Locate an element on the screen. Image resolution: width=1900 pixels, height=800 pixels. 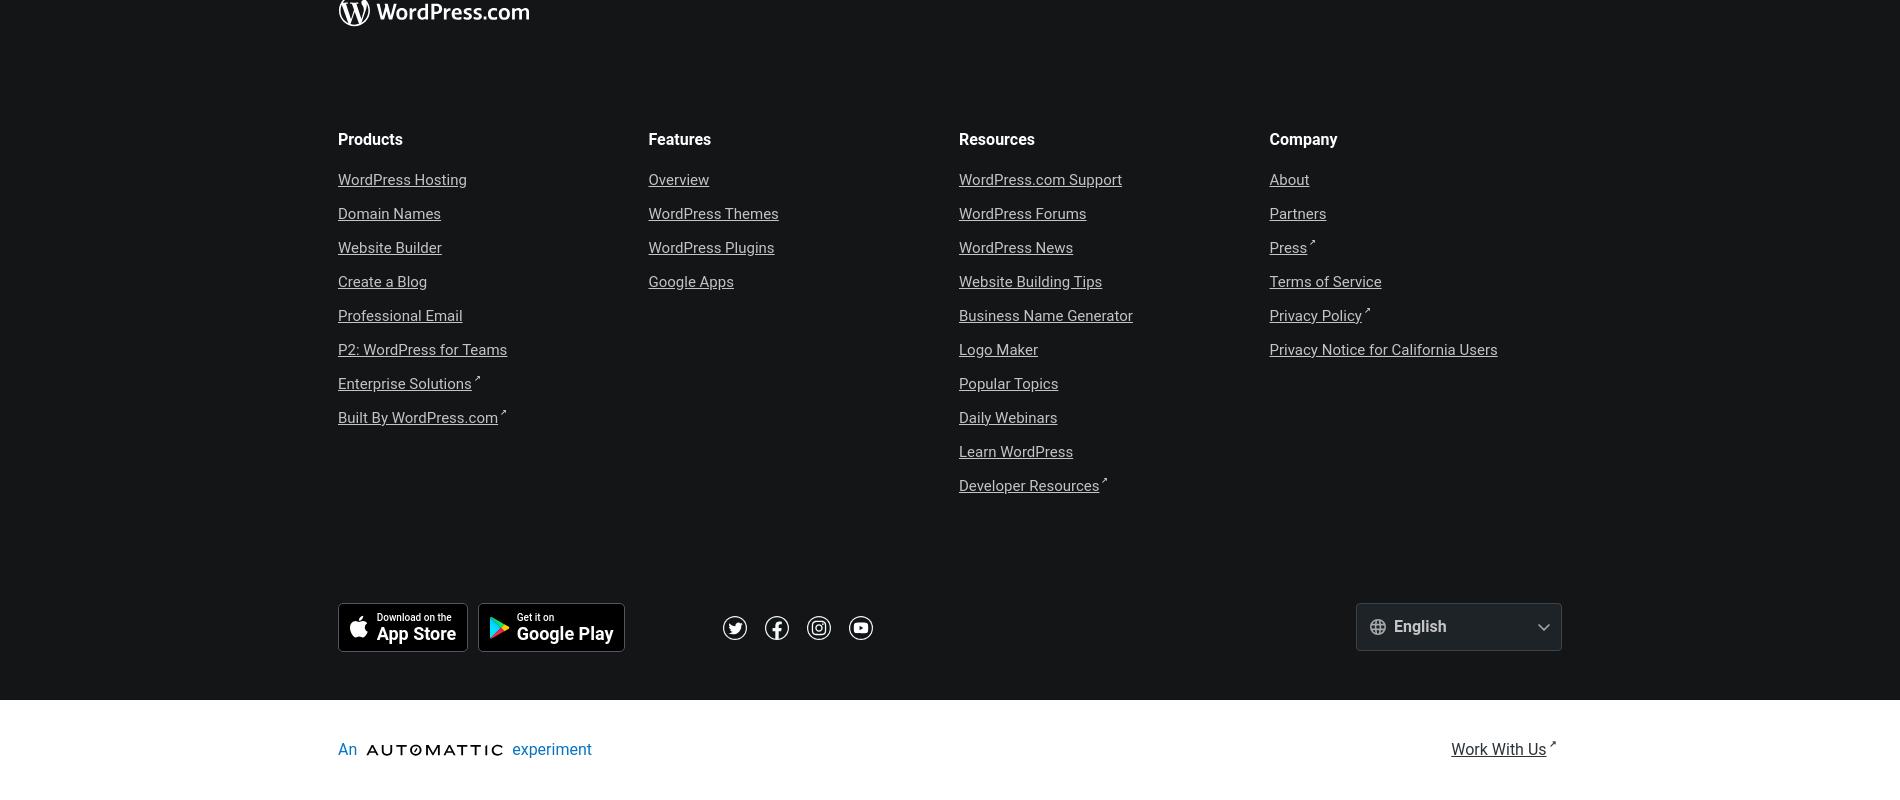
'Website Building Tips' is located at coordinates (958, 281).